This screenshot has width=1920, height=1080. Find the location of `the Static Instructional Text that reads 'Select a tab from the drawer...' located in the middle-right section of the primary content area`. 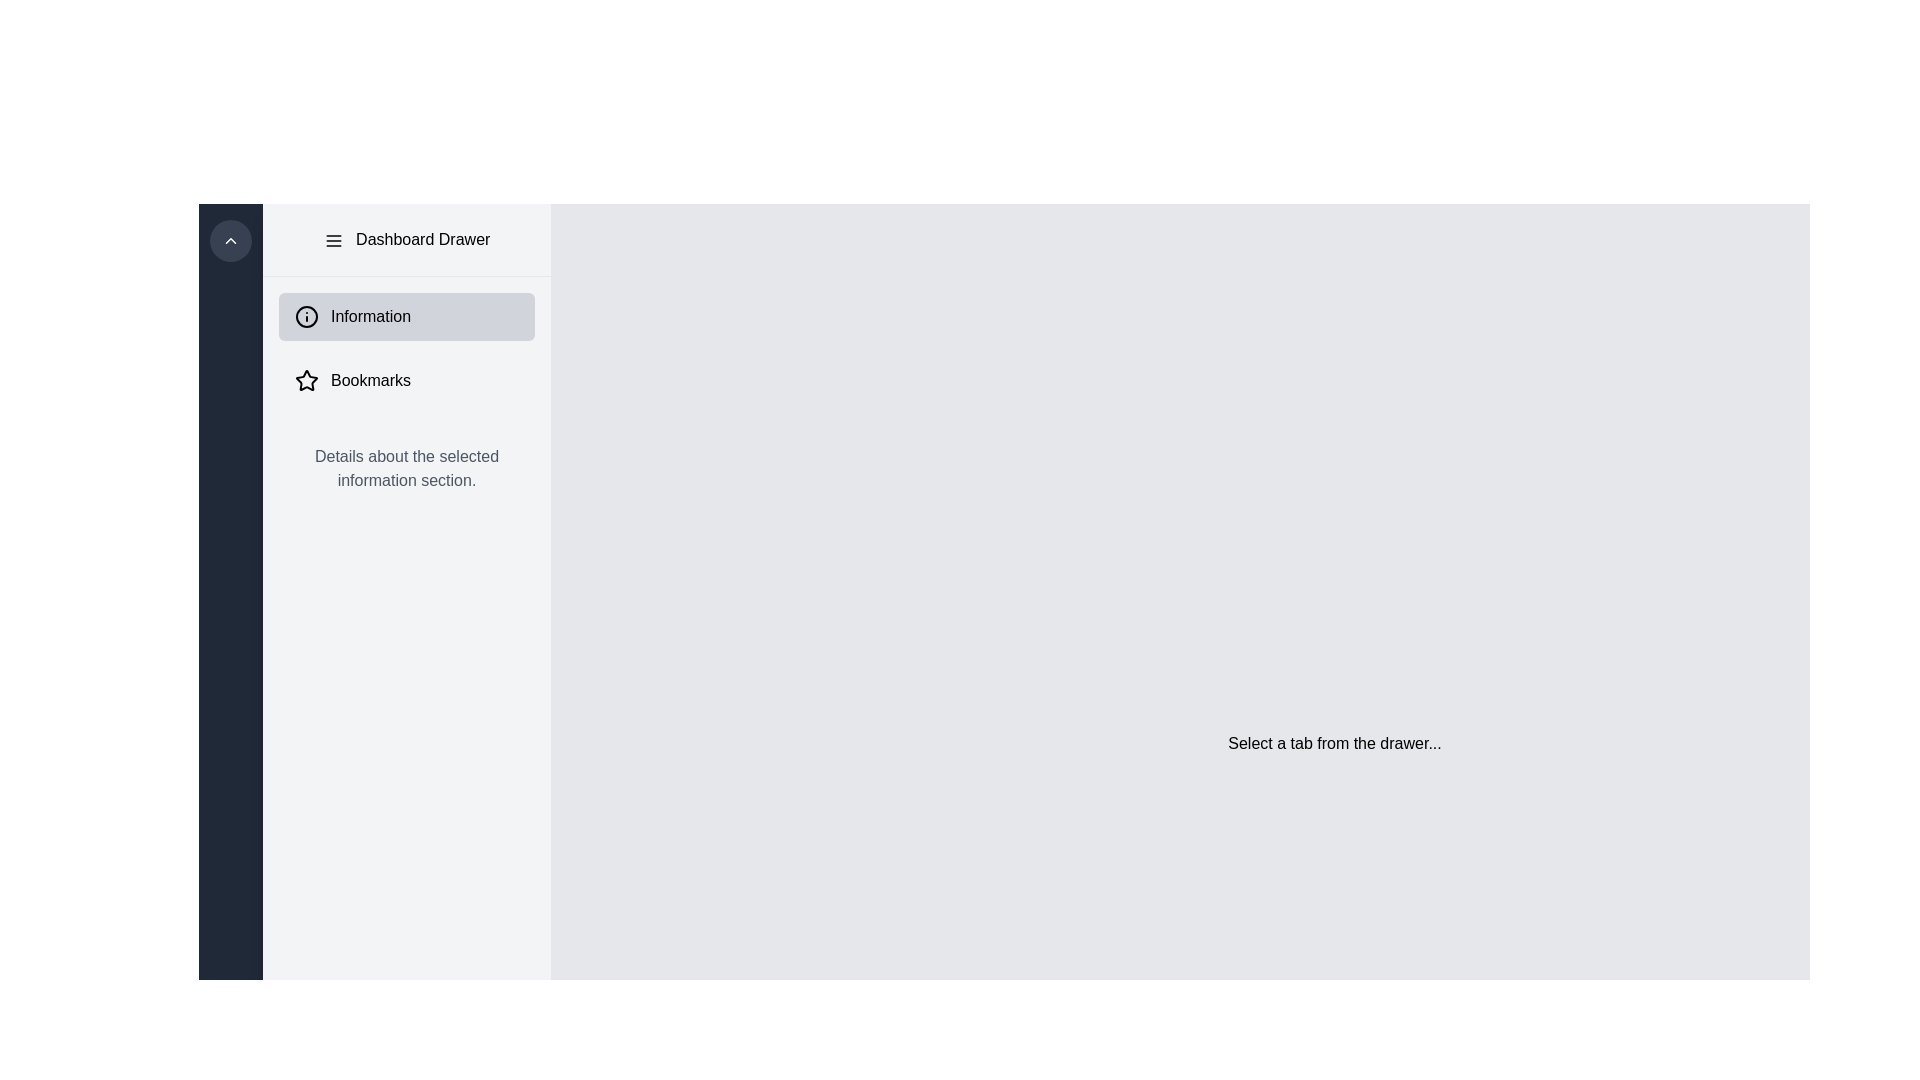

the Static Instructional Text that reads 'Select a tab from the drawer...' located in the middle-right section of the primary content area is located at coordinates (1334, 744).